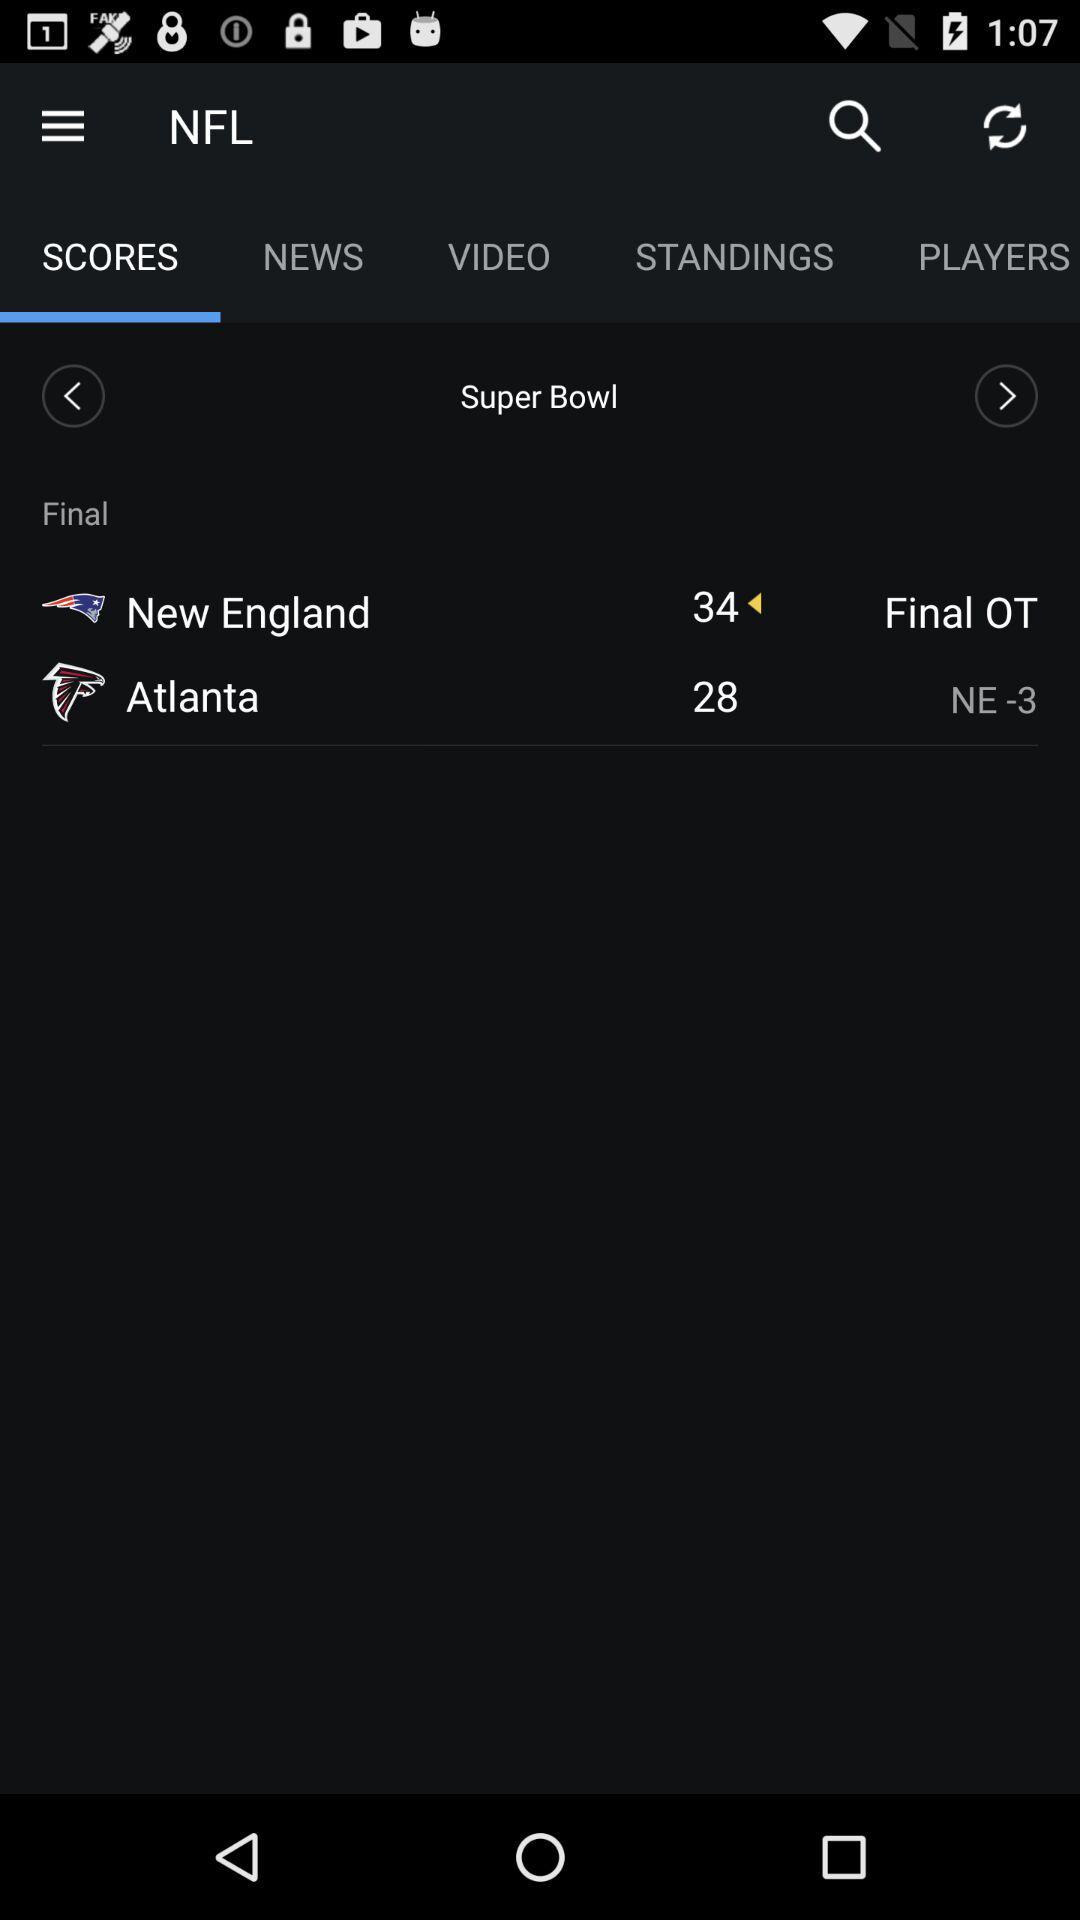 The width and height of the screenshot is (1080, 1920). Describe the element at coordinates (901, 699) in the screenshot. I see `app to the right of the 28 item` at that location.